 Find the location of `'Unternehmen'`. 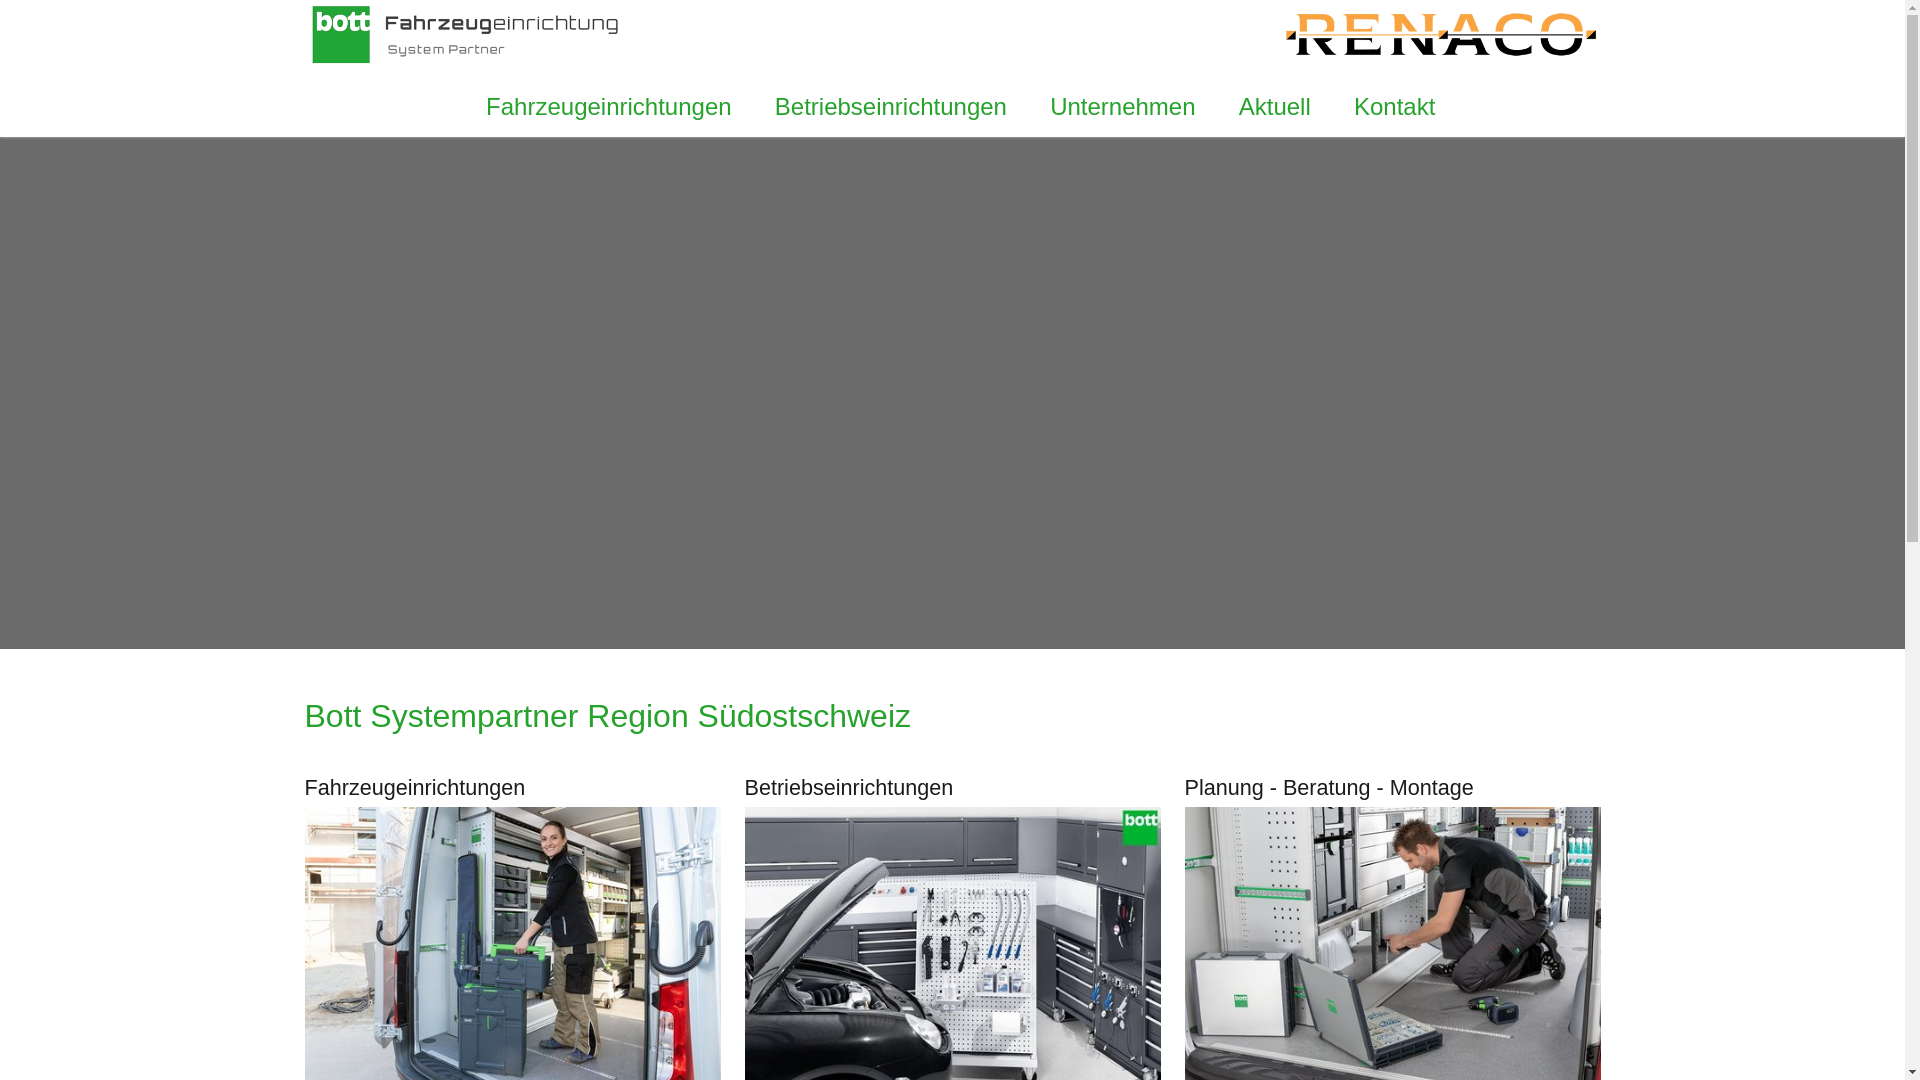

'Unternehmen' is located at coordinates (1123, 107).